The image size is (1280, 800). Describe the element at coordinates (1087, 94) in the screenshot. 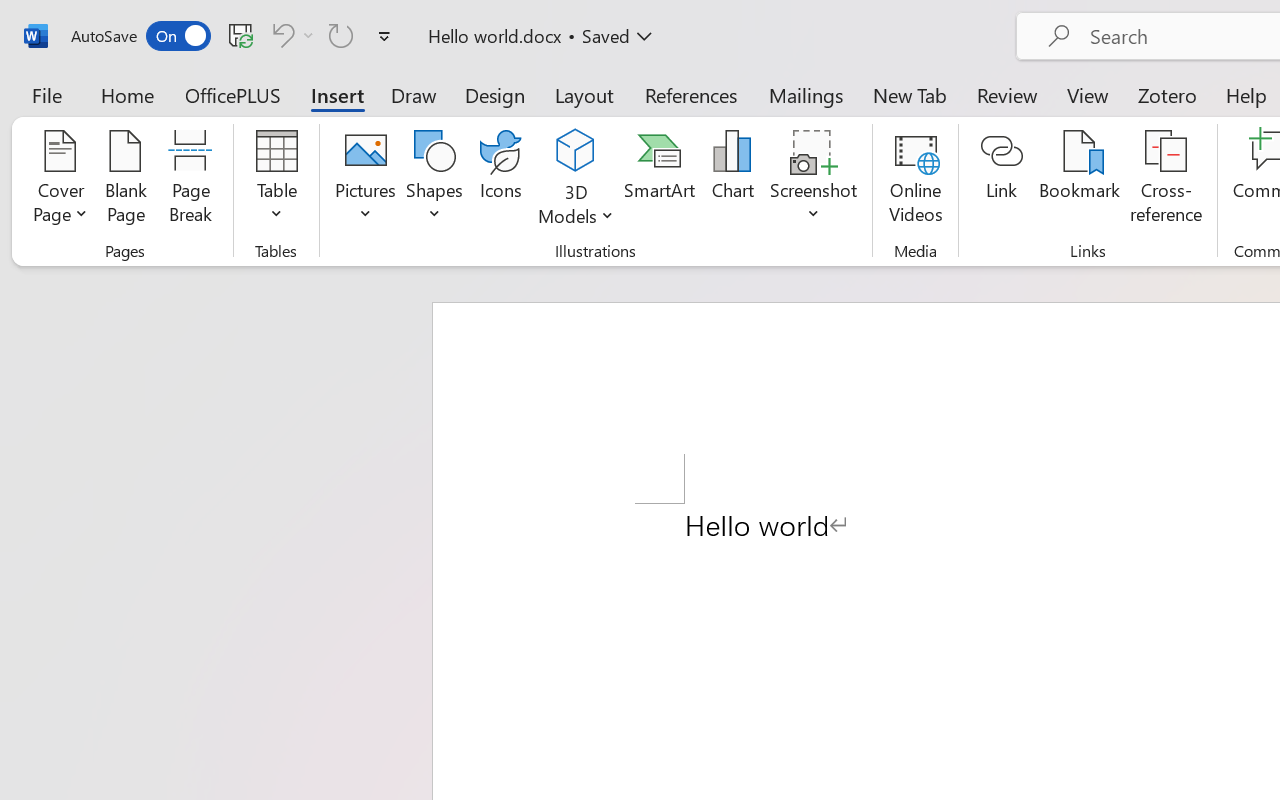

I see `'View'` at that location.